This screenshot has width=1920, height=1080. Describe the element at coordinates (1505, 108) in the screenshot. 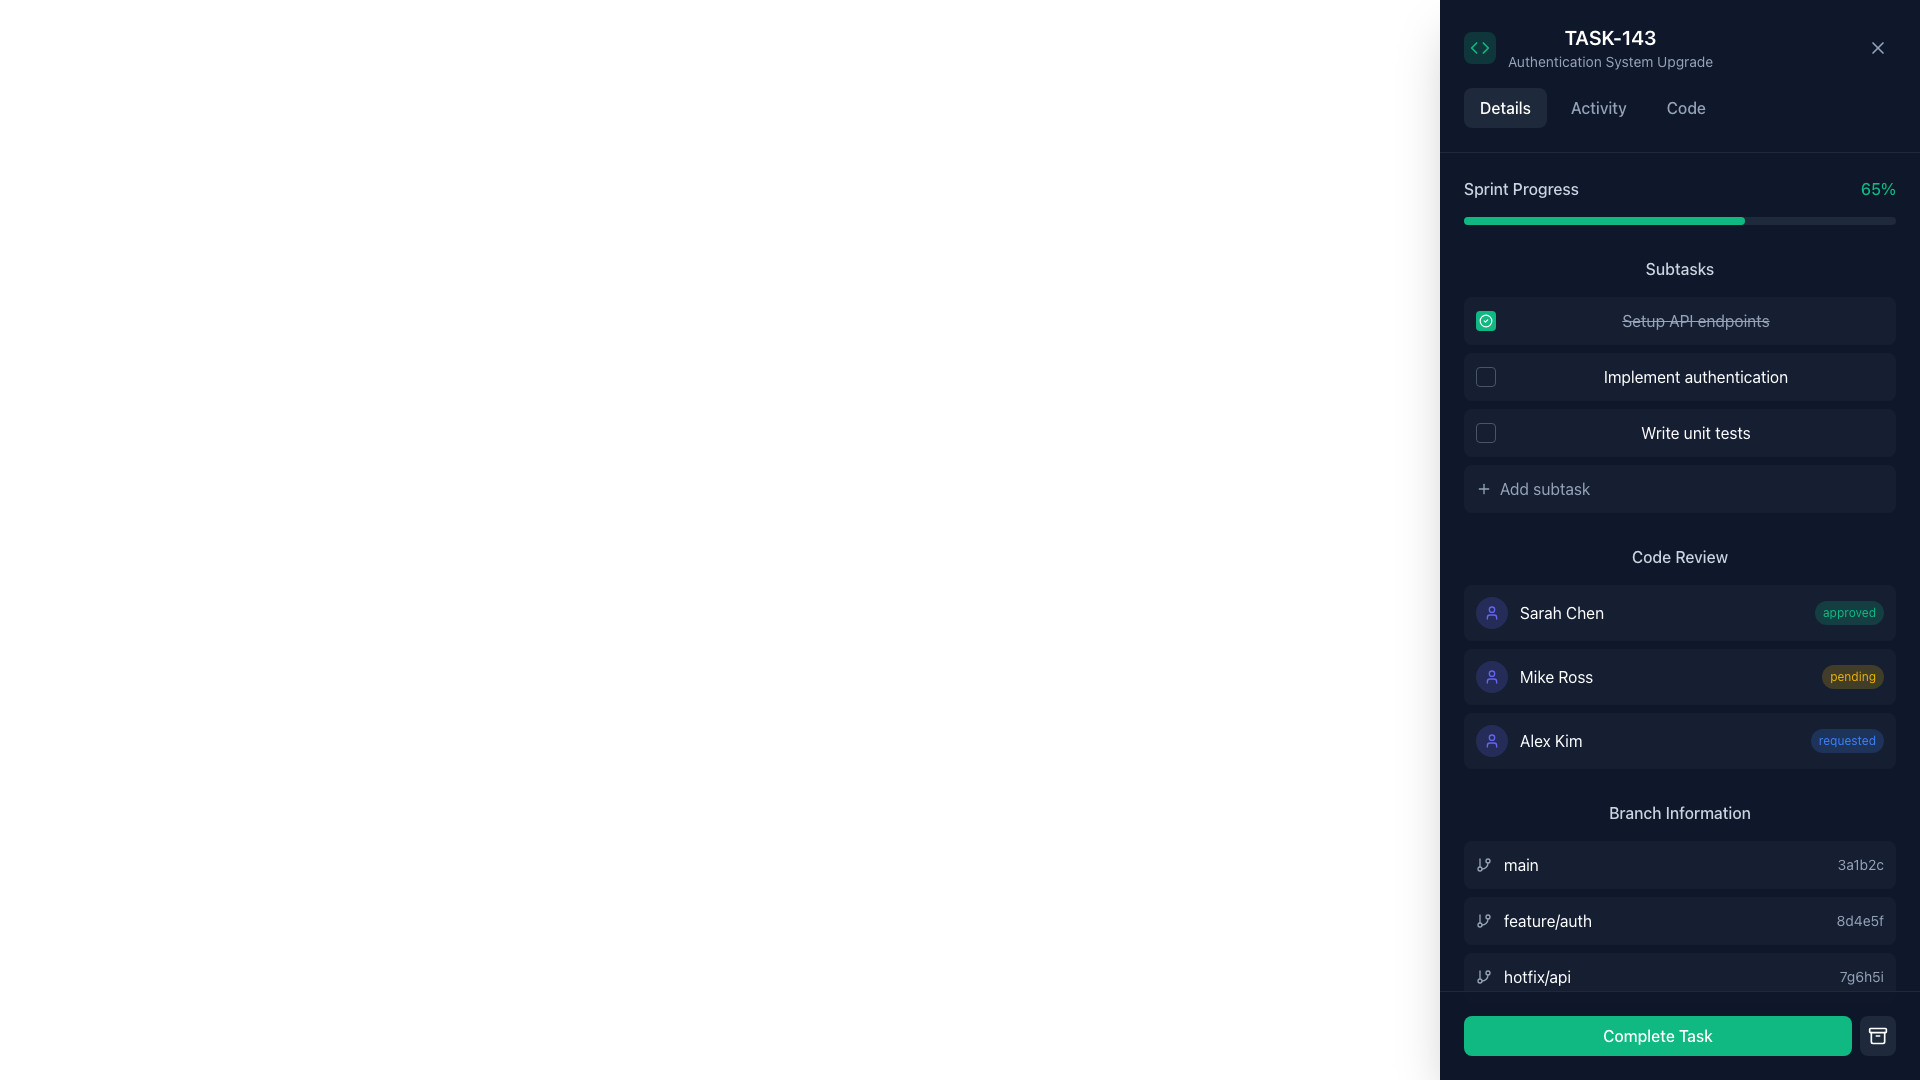

I see `the 'Details' button, which is the first button in a horizontal list with a dark background and white text` at that location.